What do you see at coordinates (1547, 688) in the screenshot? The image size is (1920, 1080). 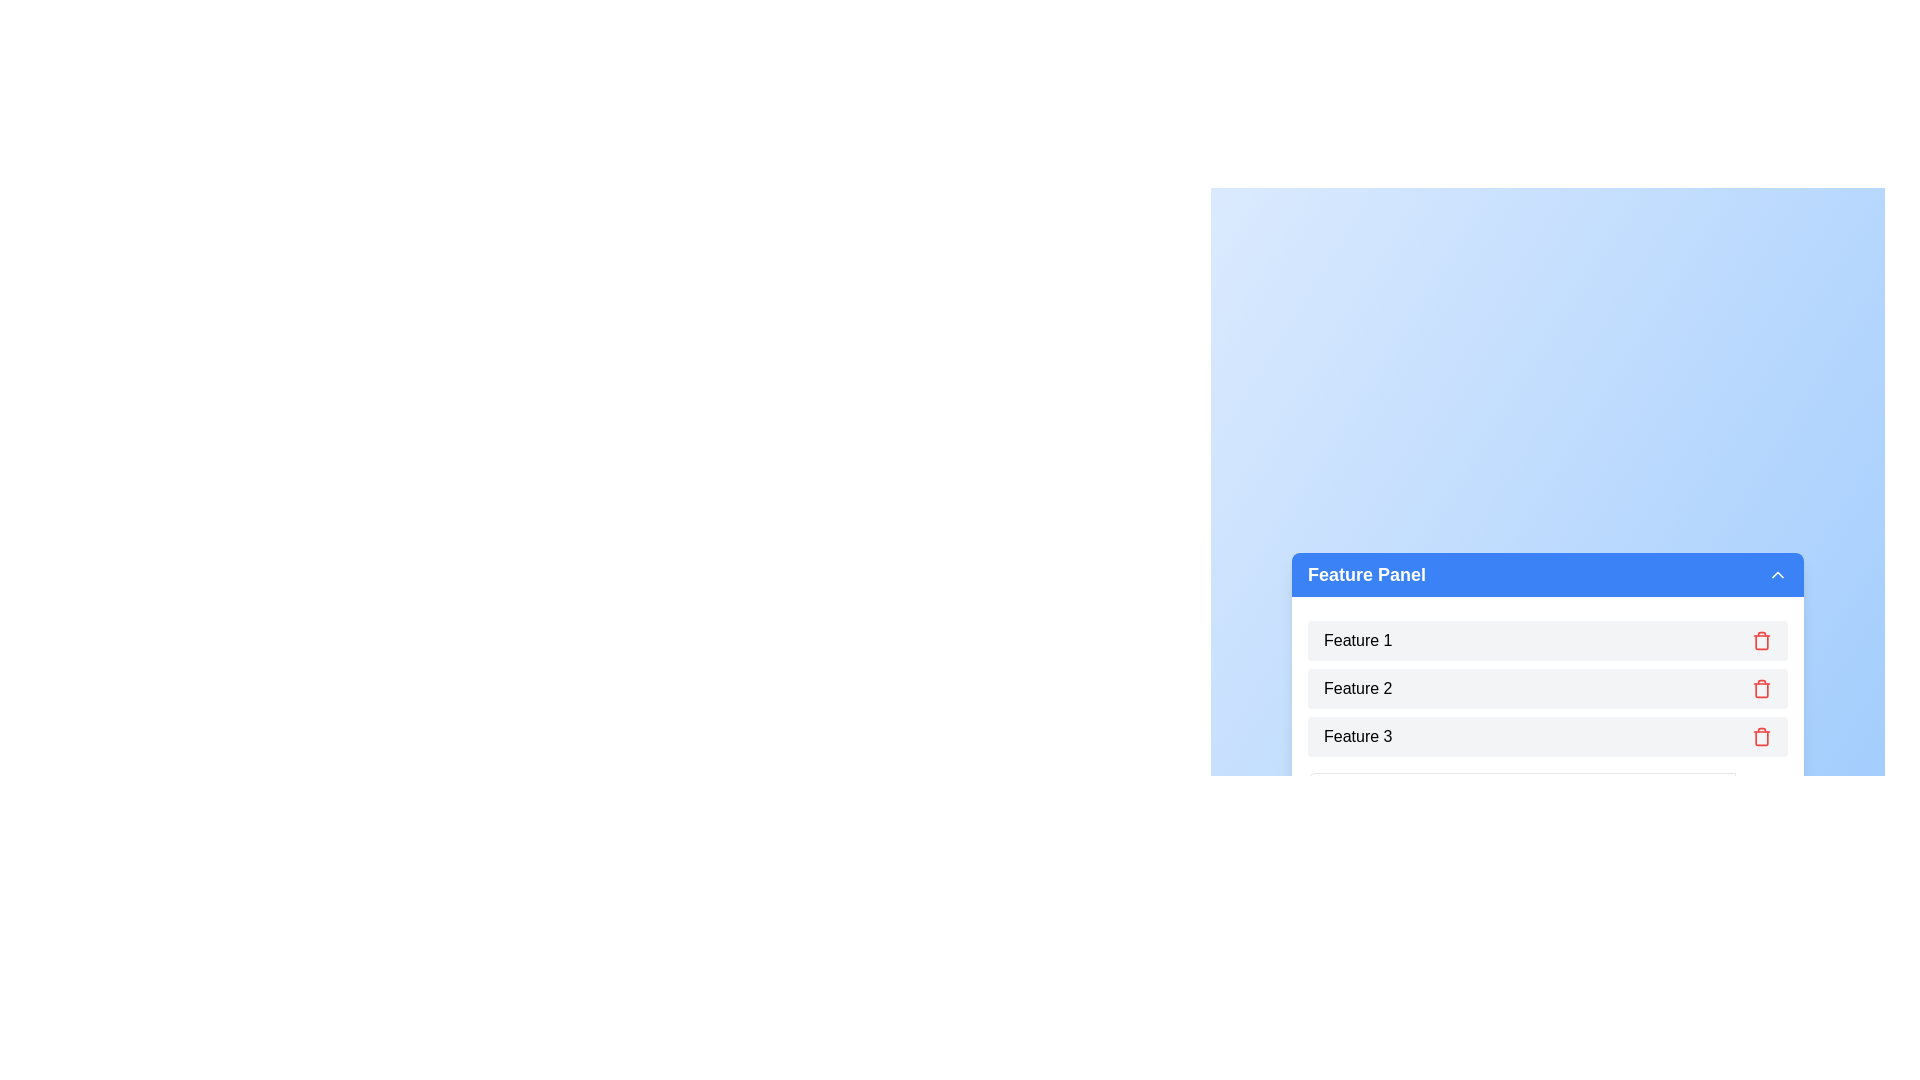 I see `the text of the second feature entry in the list` at bounding box center [1547, 688].